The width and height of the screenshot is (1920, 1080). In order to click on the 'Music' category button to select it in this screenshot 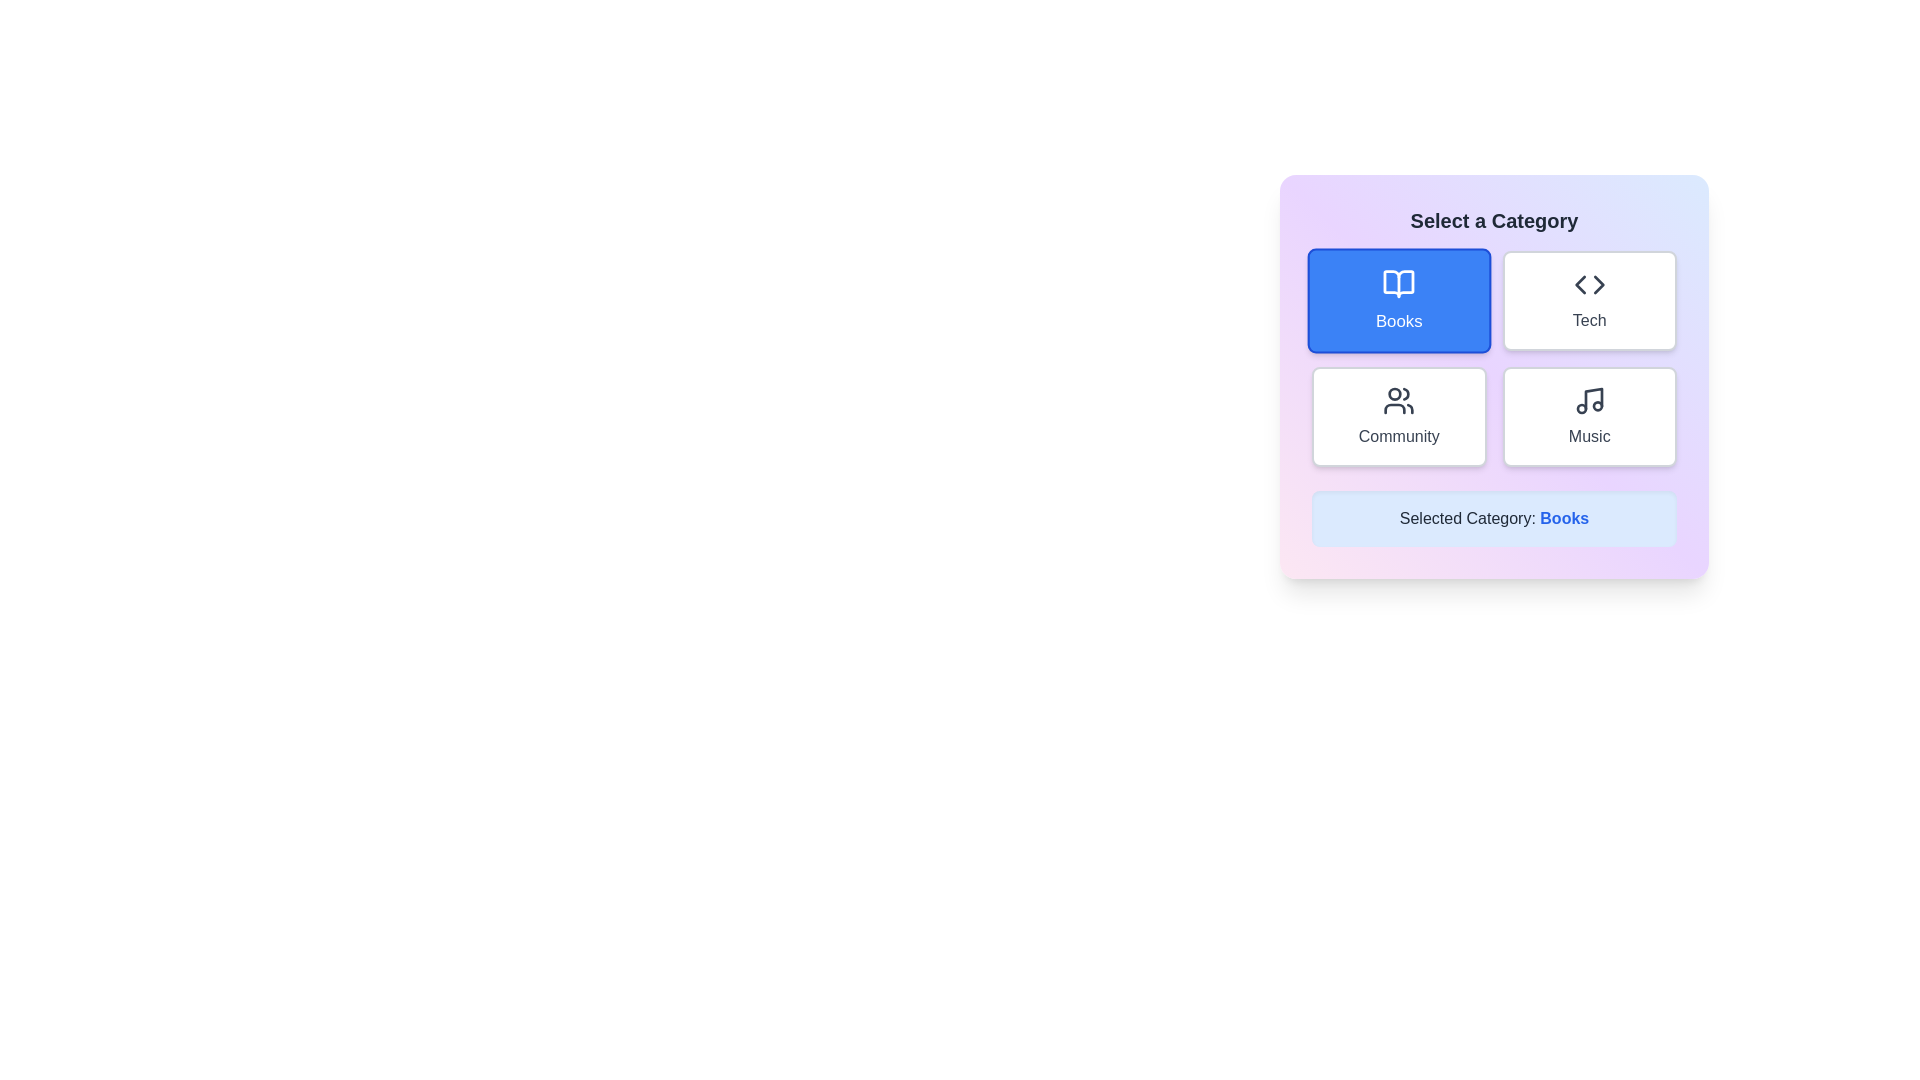, I will do `click(1588, 415)`.